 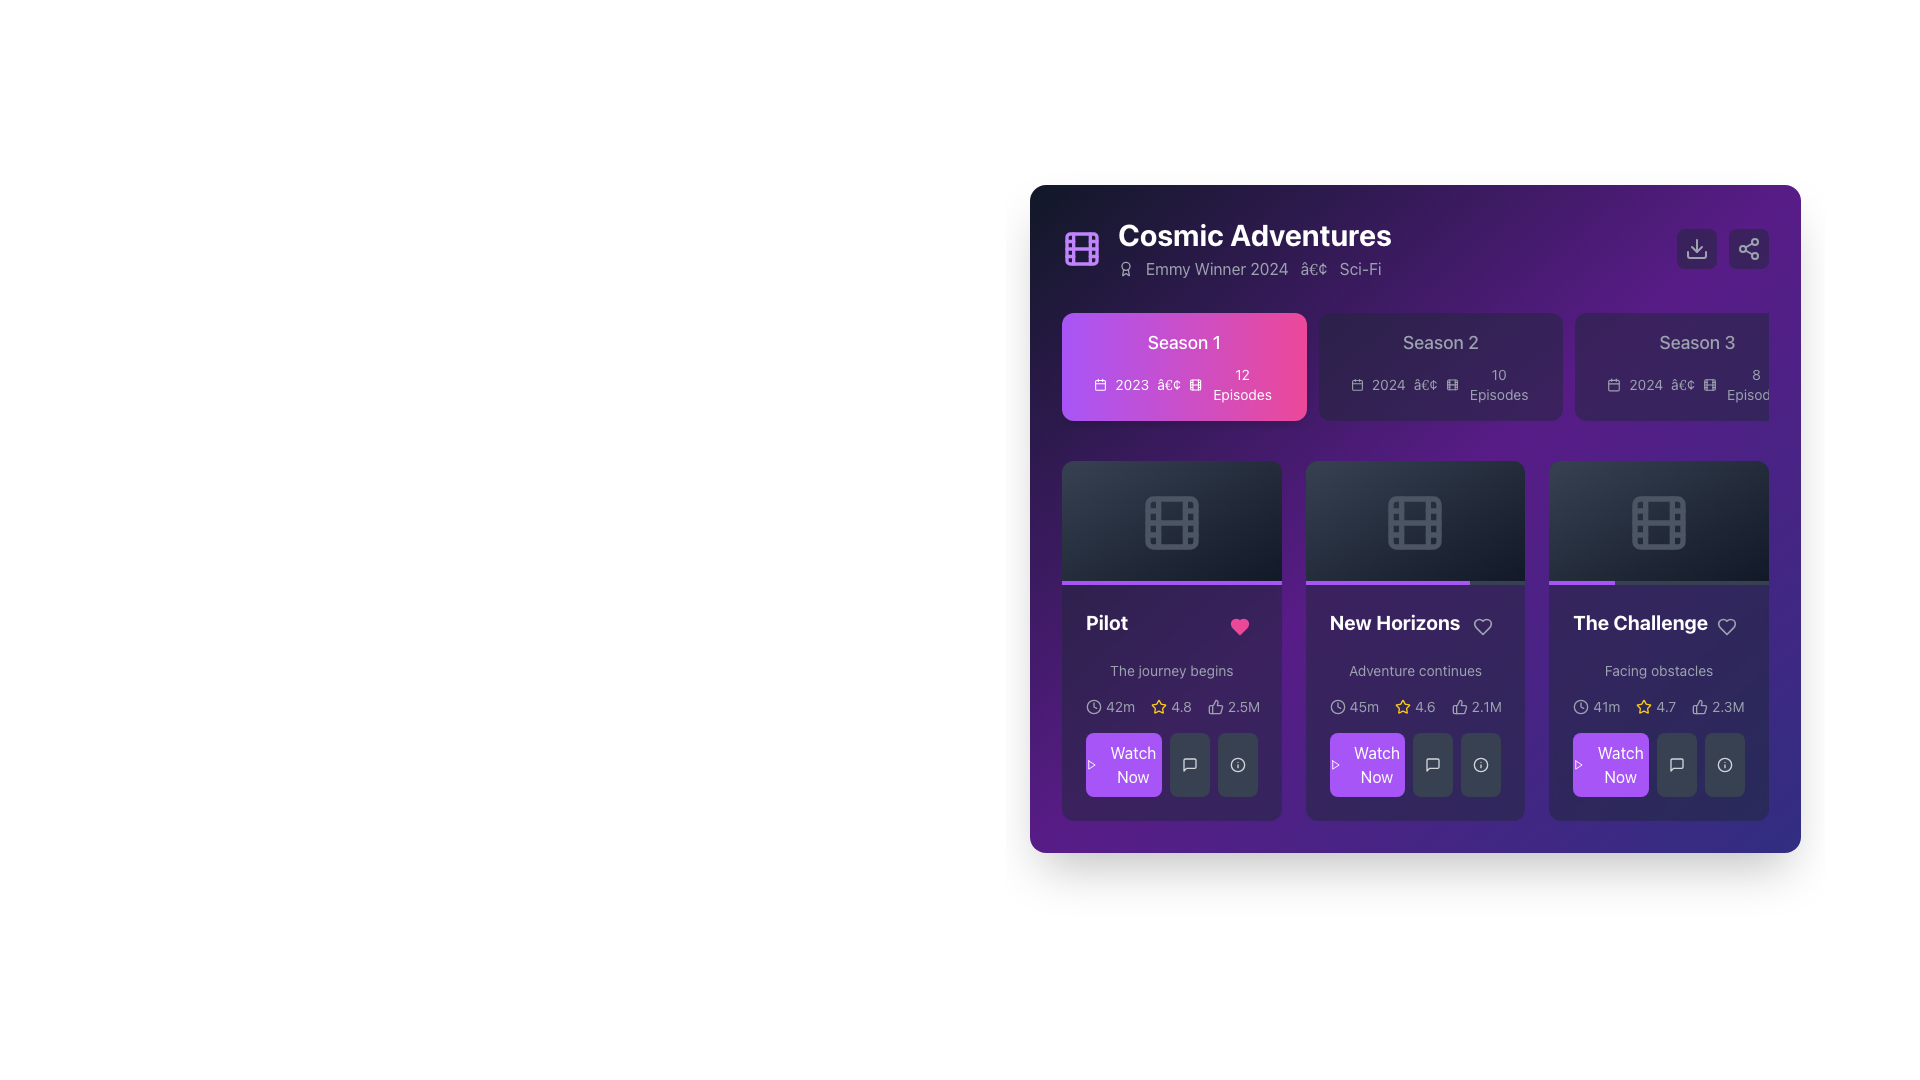 What do you see at coordinates (1253, 268) in the screenshot?
I see `the text with accompanying icon located directly below the title 'Cosmic Adventures', which has light gray text on a dark background` at bounding box center [1253, 268].